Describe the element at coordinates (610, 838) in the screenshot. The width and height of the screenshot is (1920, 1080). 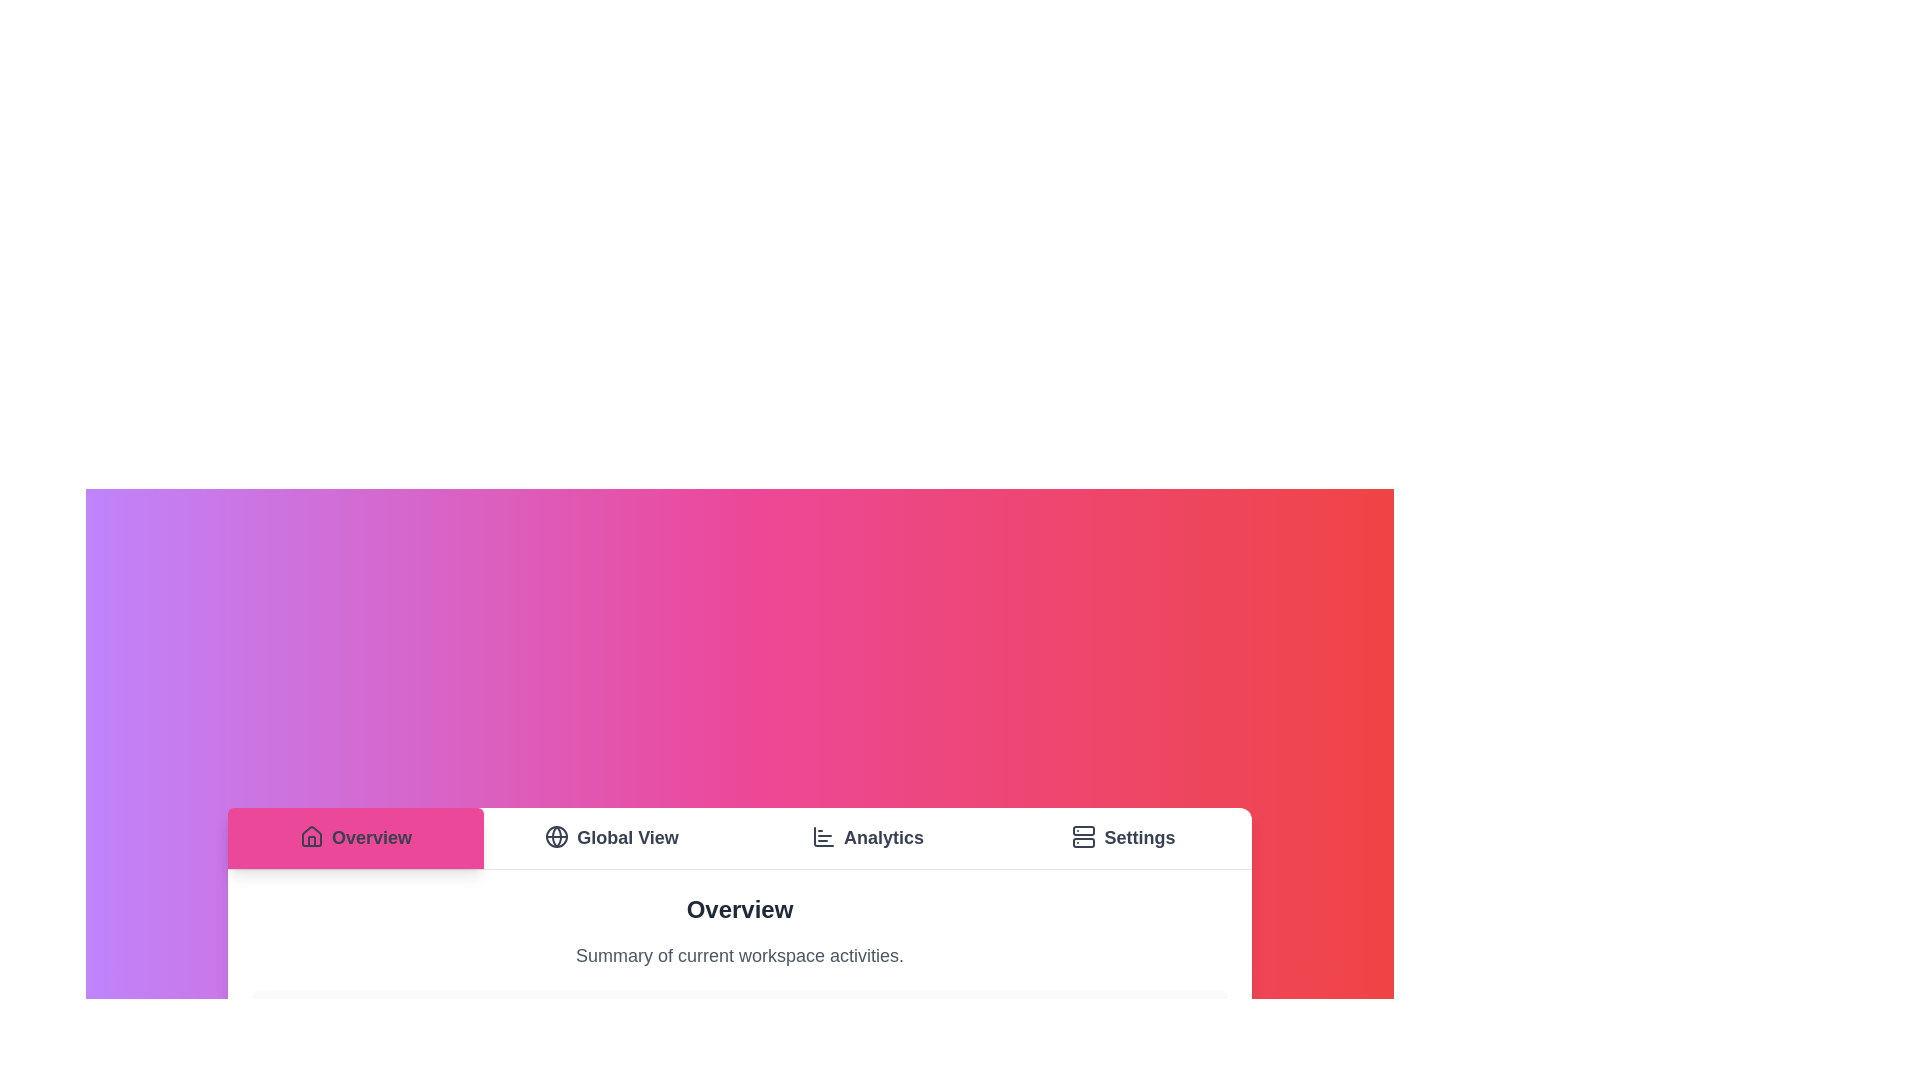
I see `the Global View tab by clicking on it` at that location.